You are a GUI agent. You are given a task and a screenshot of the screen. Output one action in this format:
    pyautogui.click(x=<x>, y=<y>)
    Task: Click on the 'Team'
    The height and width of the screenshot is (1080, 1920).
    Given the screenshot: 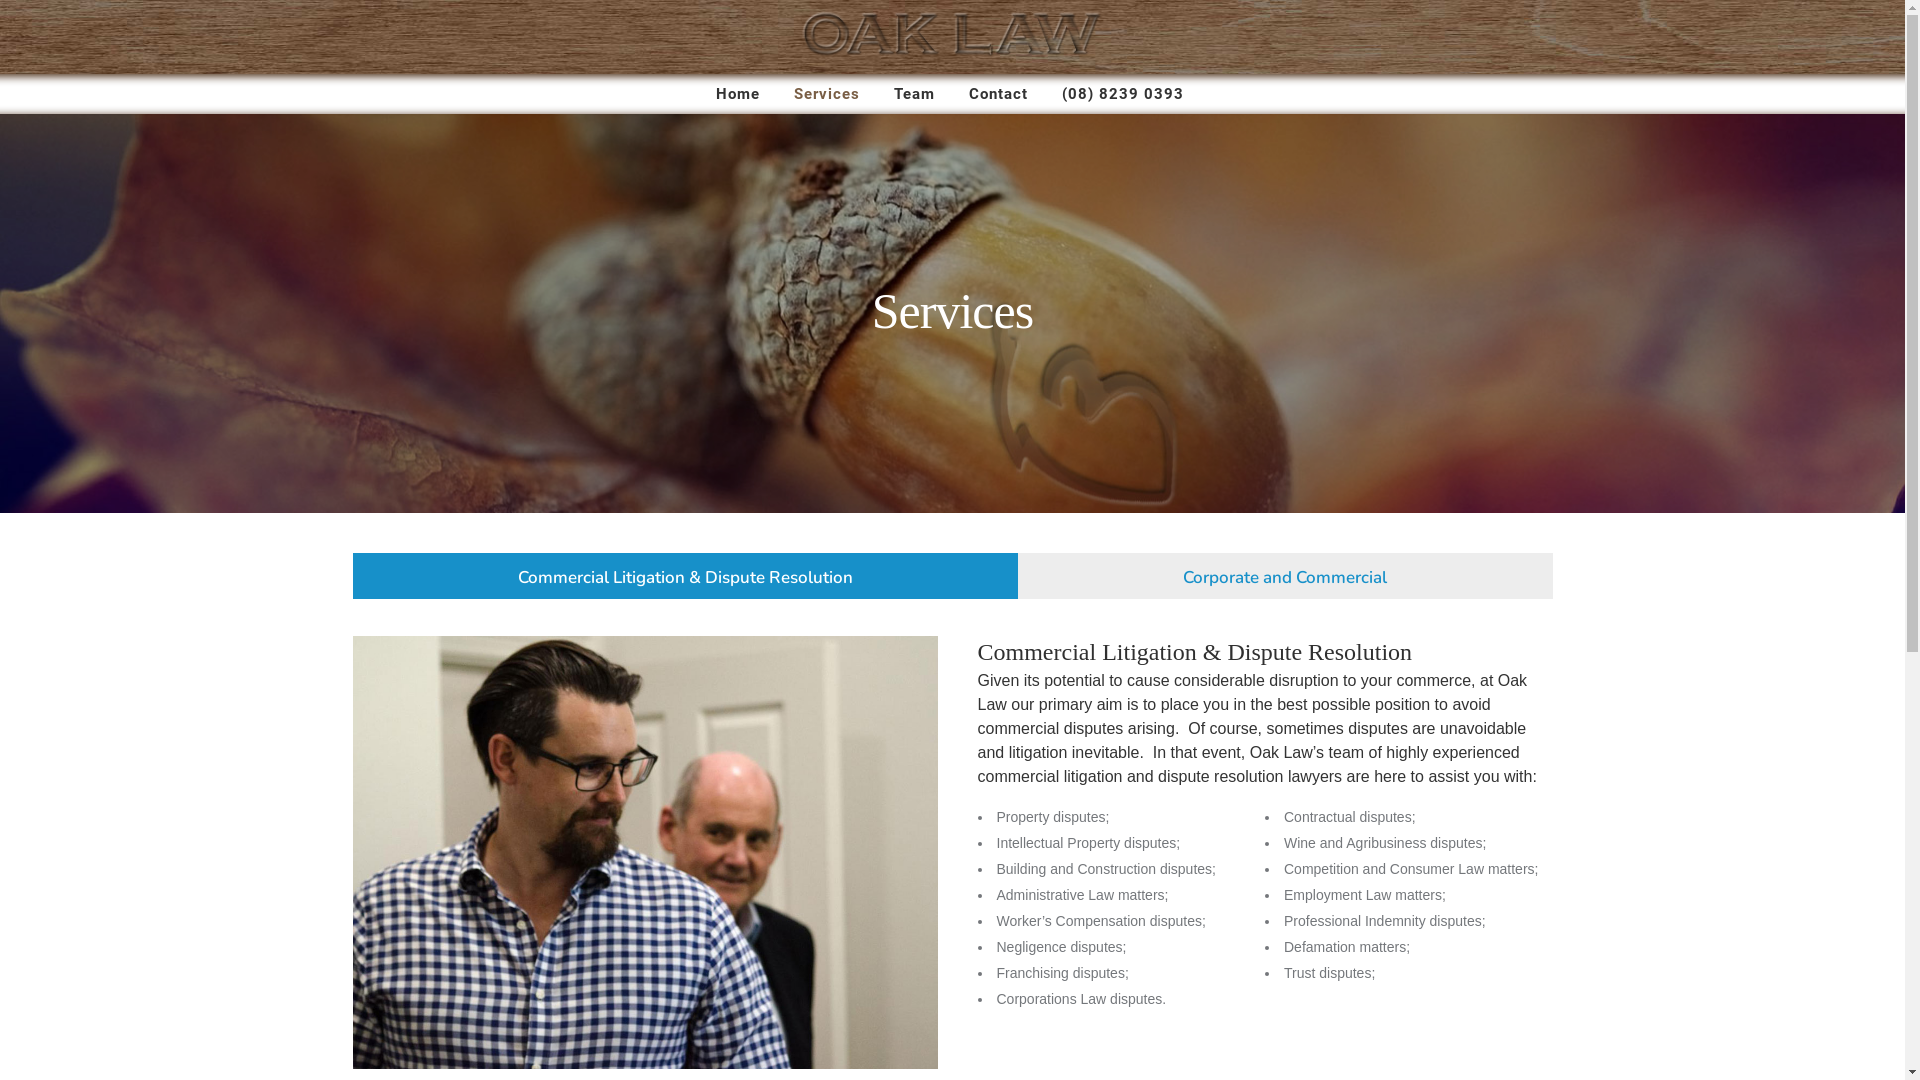 What is the action you would take?
    pyautogui.click(x=913, y=93)
    